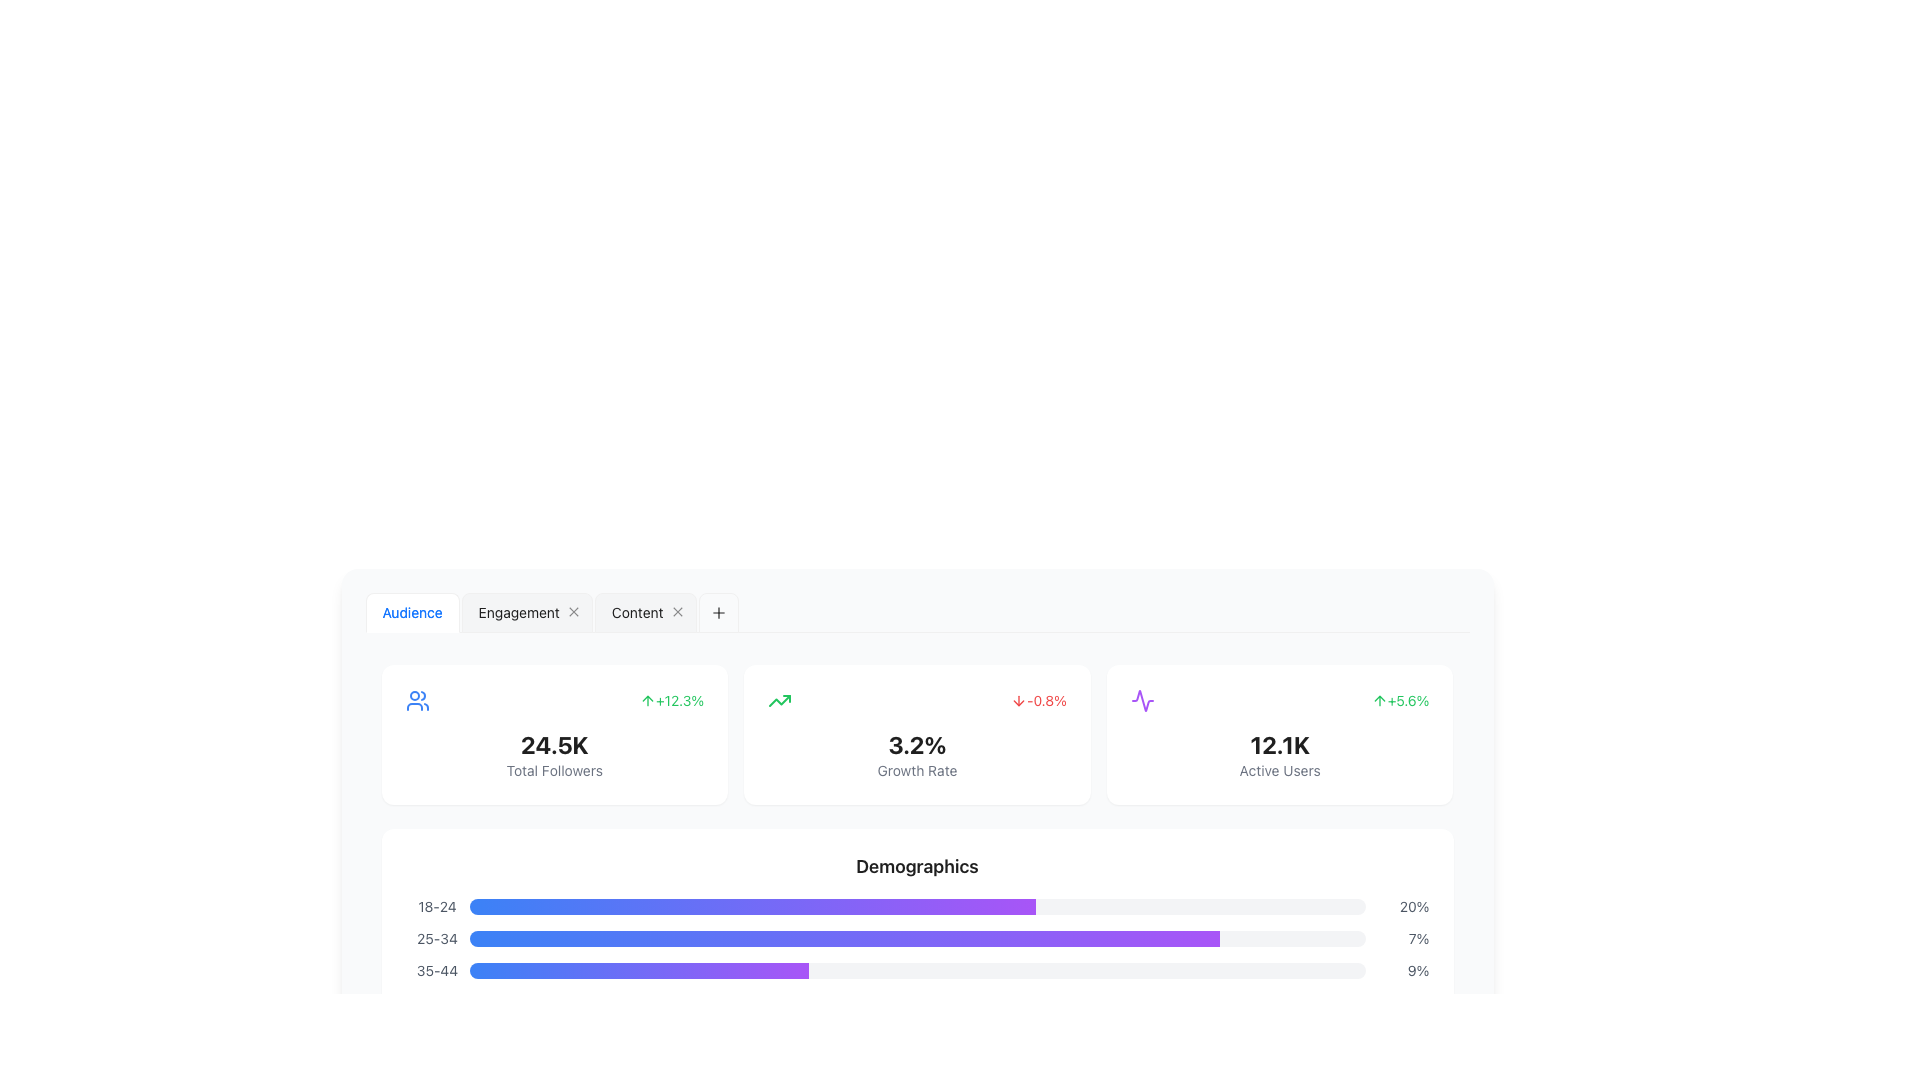 This screenshot has width=1920, height=1080. What do you see at coordinates (677, 611) in the screenshot?
I see `the Close button located next to the 'Content' tab in the tab bar` at bounding box center [677, 611].